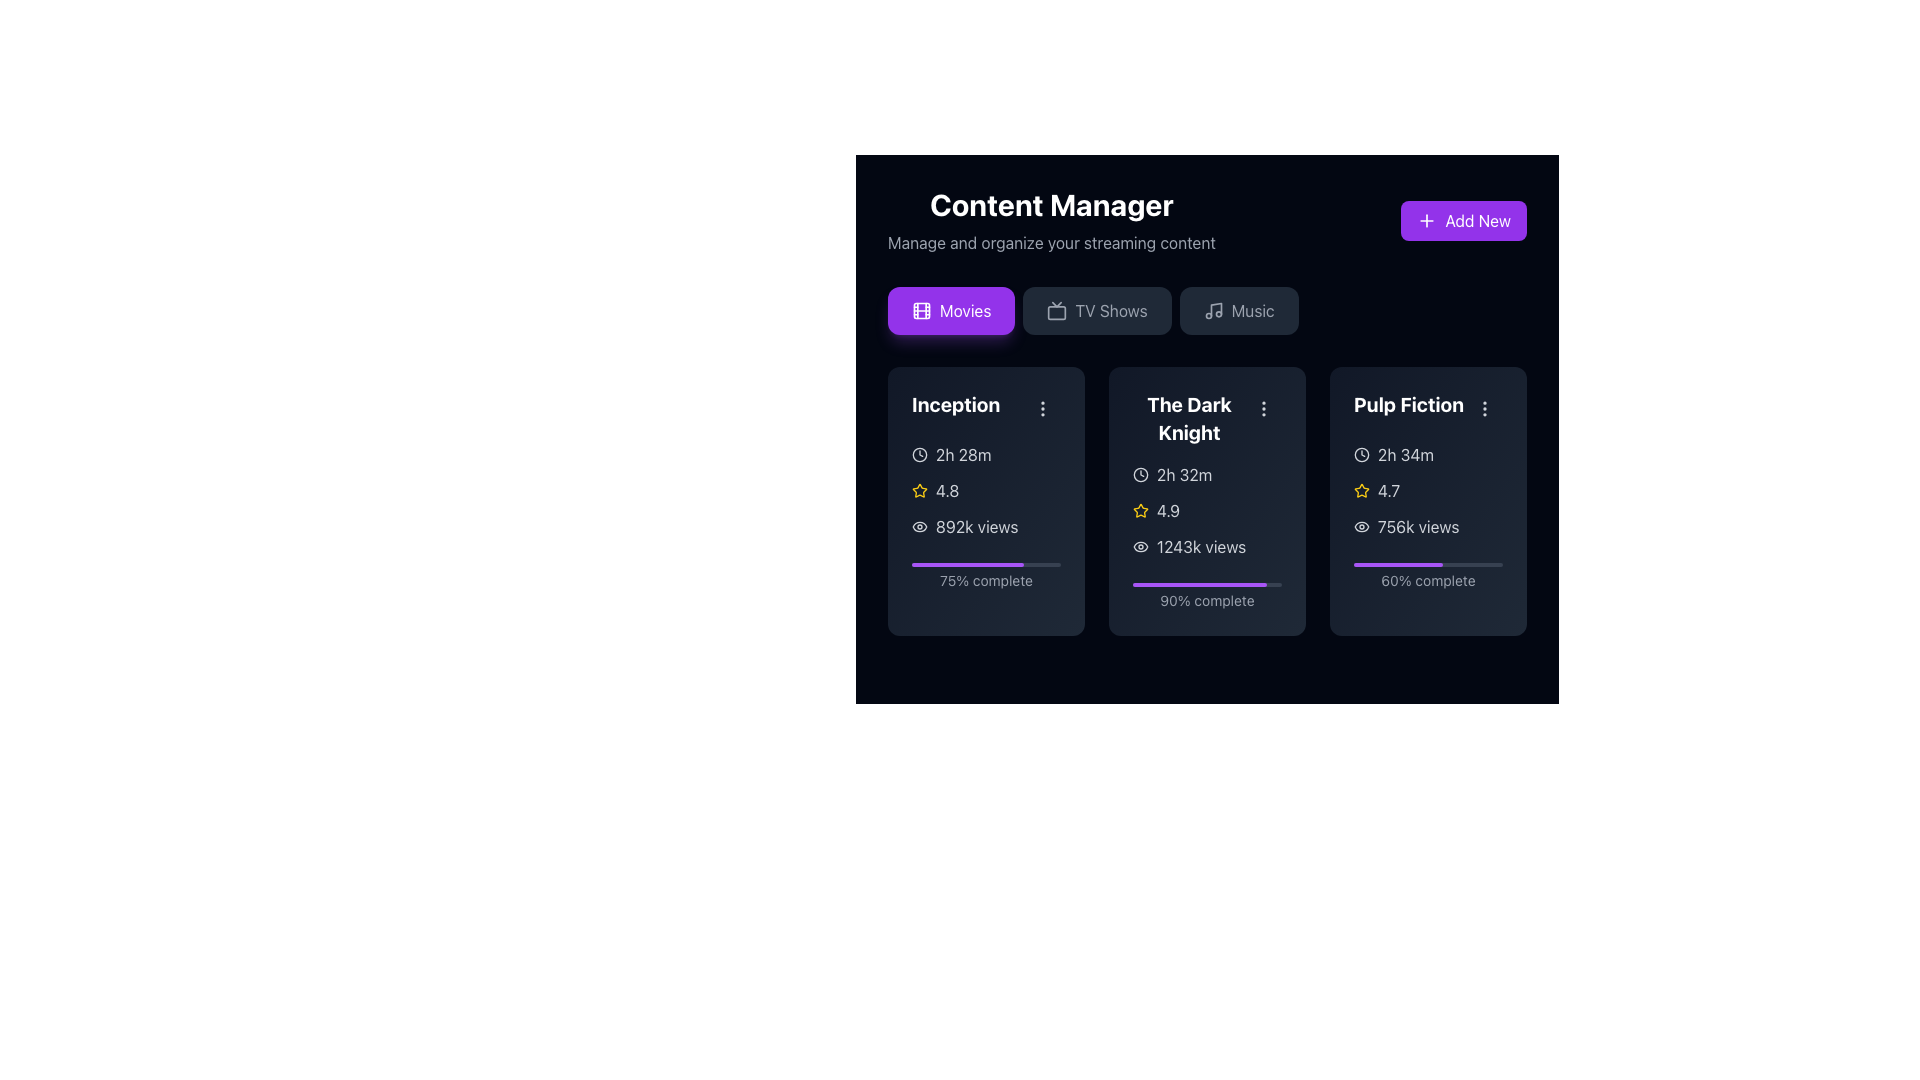 The width and height of the screenshot is (1920, 1080). Describe the element at coordinates (1041, 407) in the screenshot. I see `the vertical ellipsis icon button located at the top-right corner of the 'Inception' card` at that location.